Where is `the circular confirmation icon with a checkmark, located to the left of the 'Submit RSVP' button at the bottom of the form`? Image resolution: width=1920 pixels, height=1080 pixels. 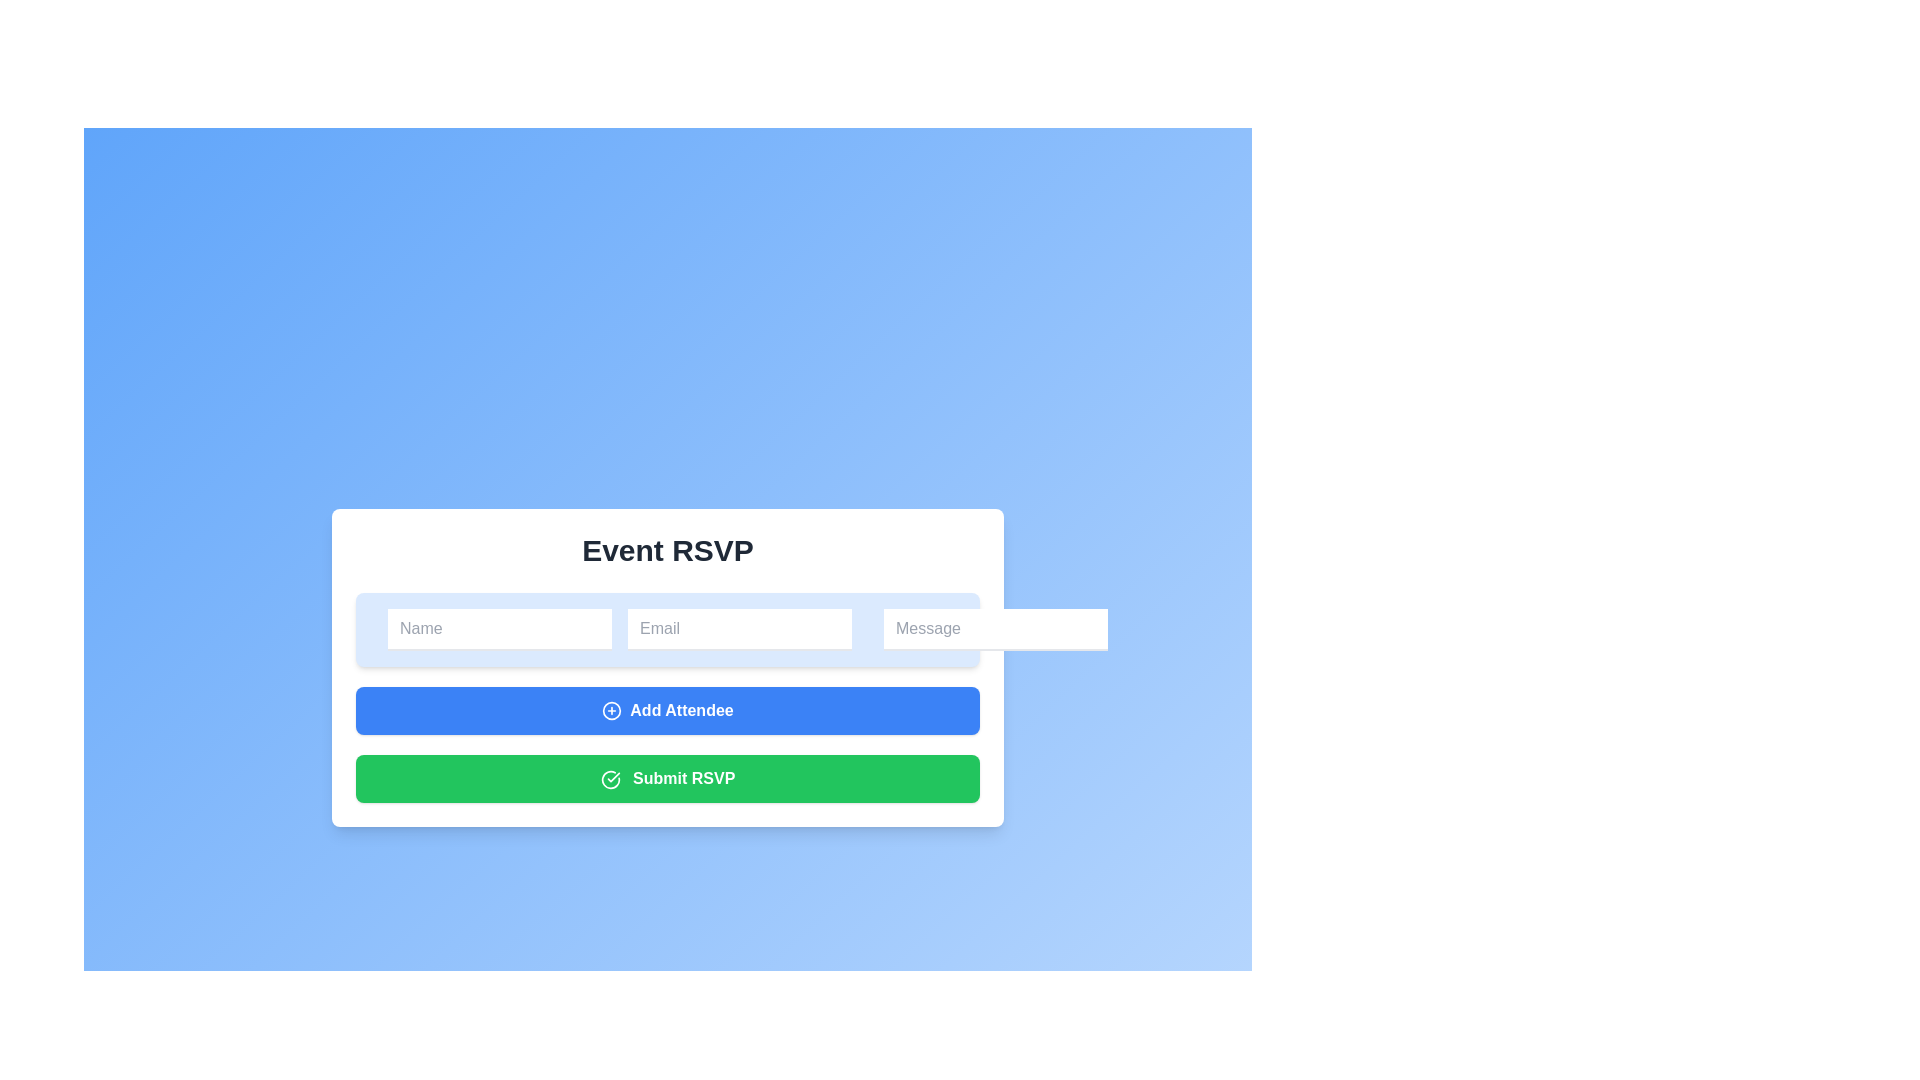 the circular confirmation icon with a checkmark, located to the left of the 'Submit RSVP' button at the bottom of the form is located at coordinates (609, 778).